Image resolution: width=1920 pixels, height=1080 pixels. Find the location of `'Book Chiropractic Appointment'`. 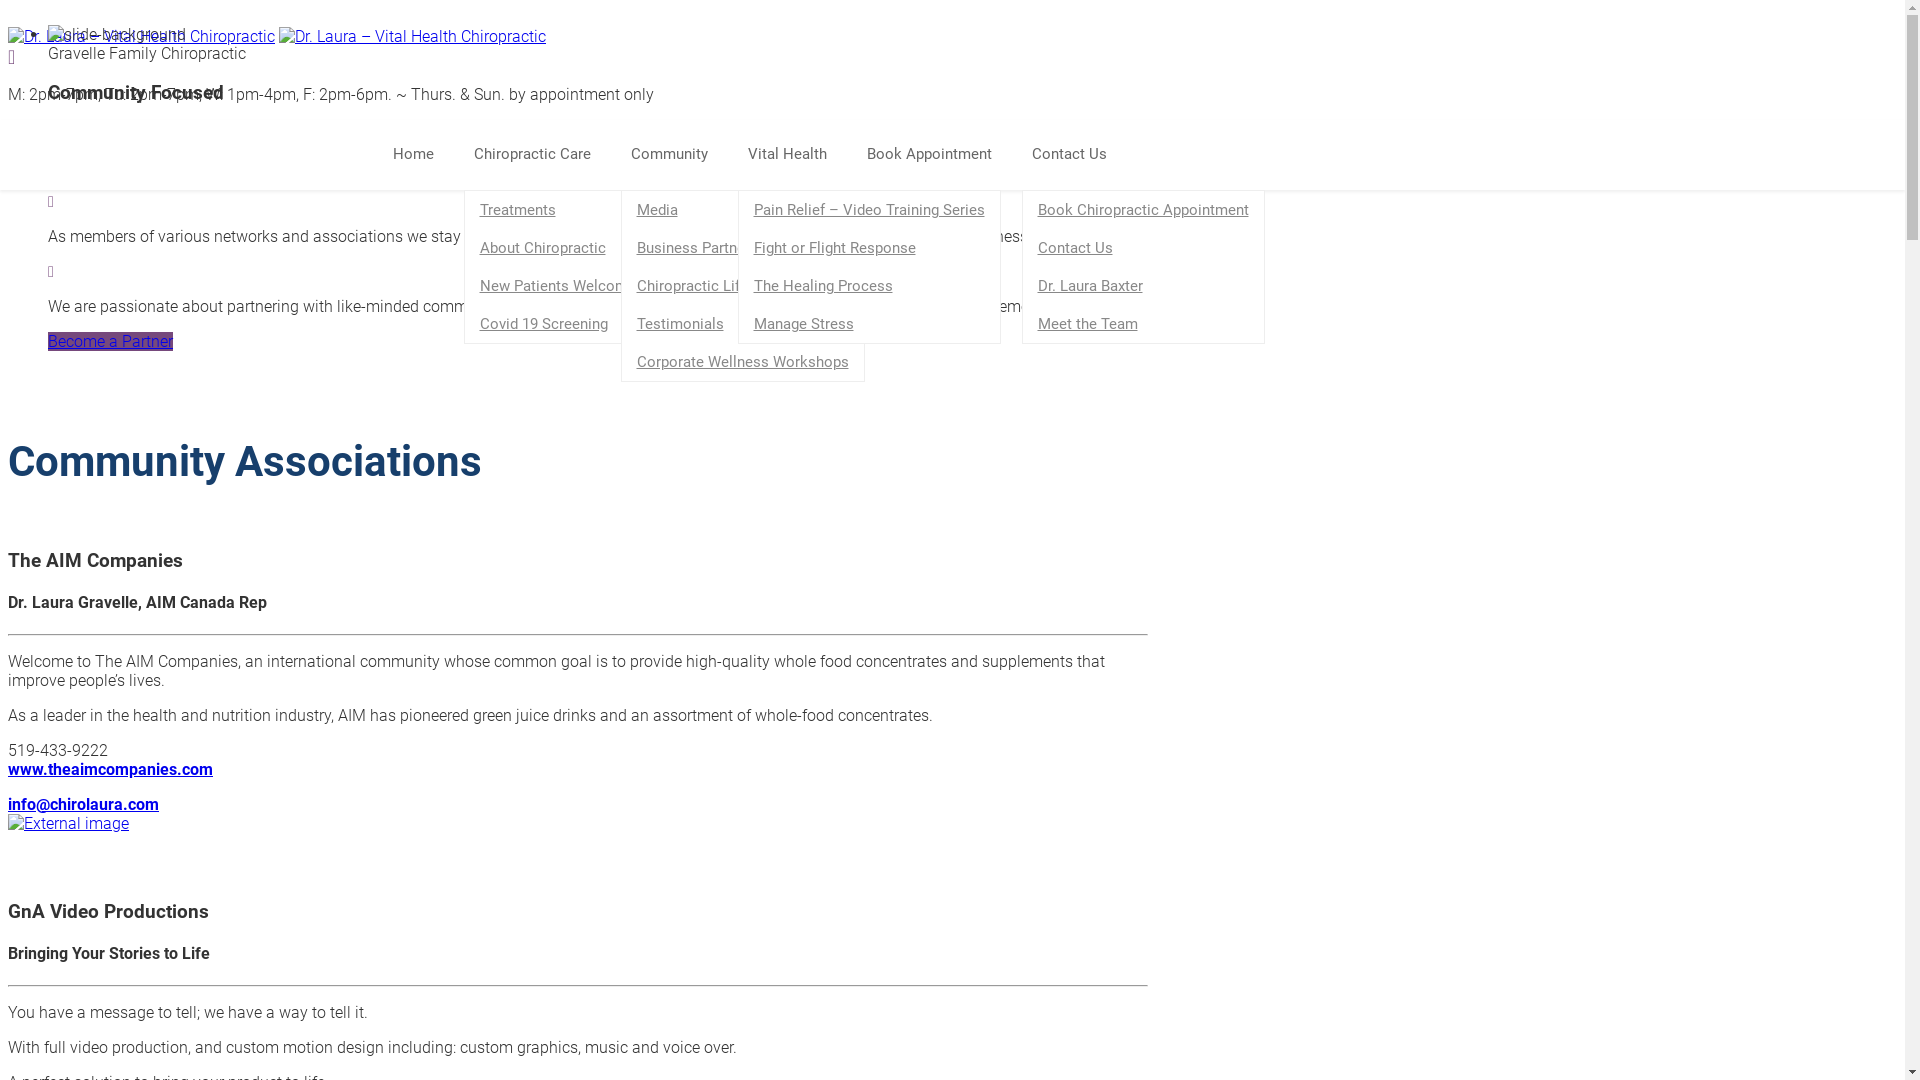

'Book Chiropractic Appointment' is located at coordinates (1142, 209).